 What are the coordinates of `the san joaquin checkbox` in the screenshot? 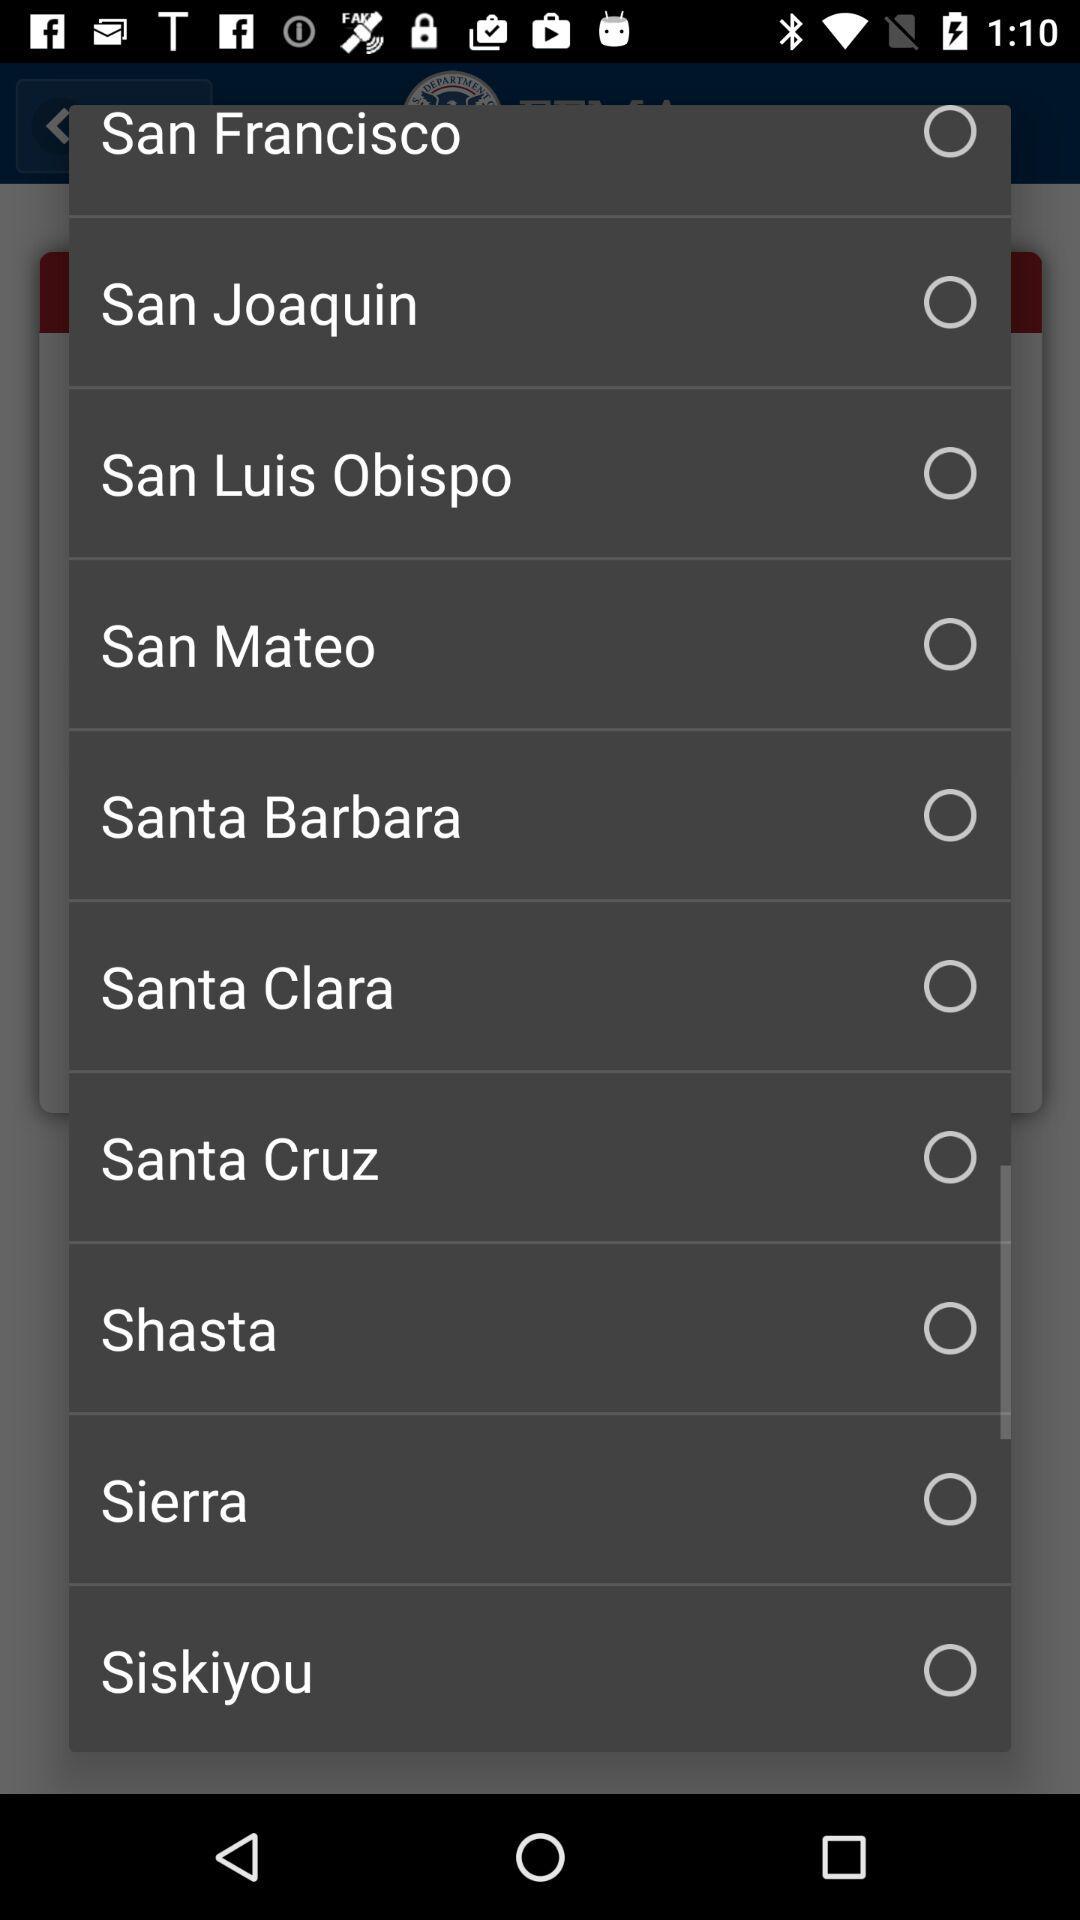 It's located at (540, 301).